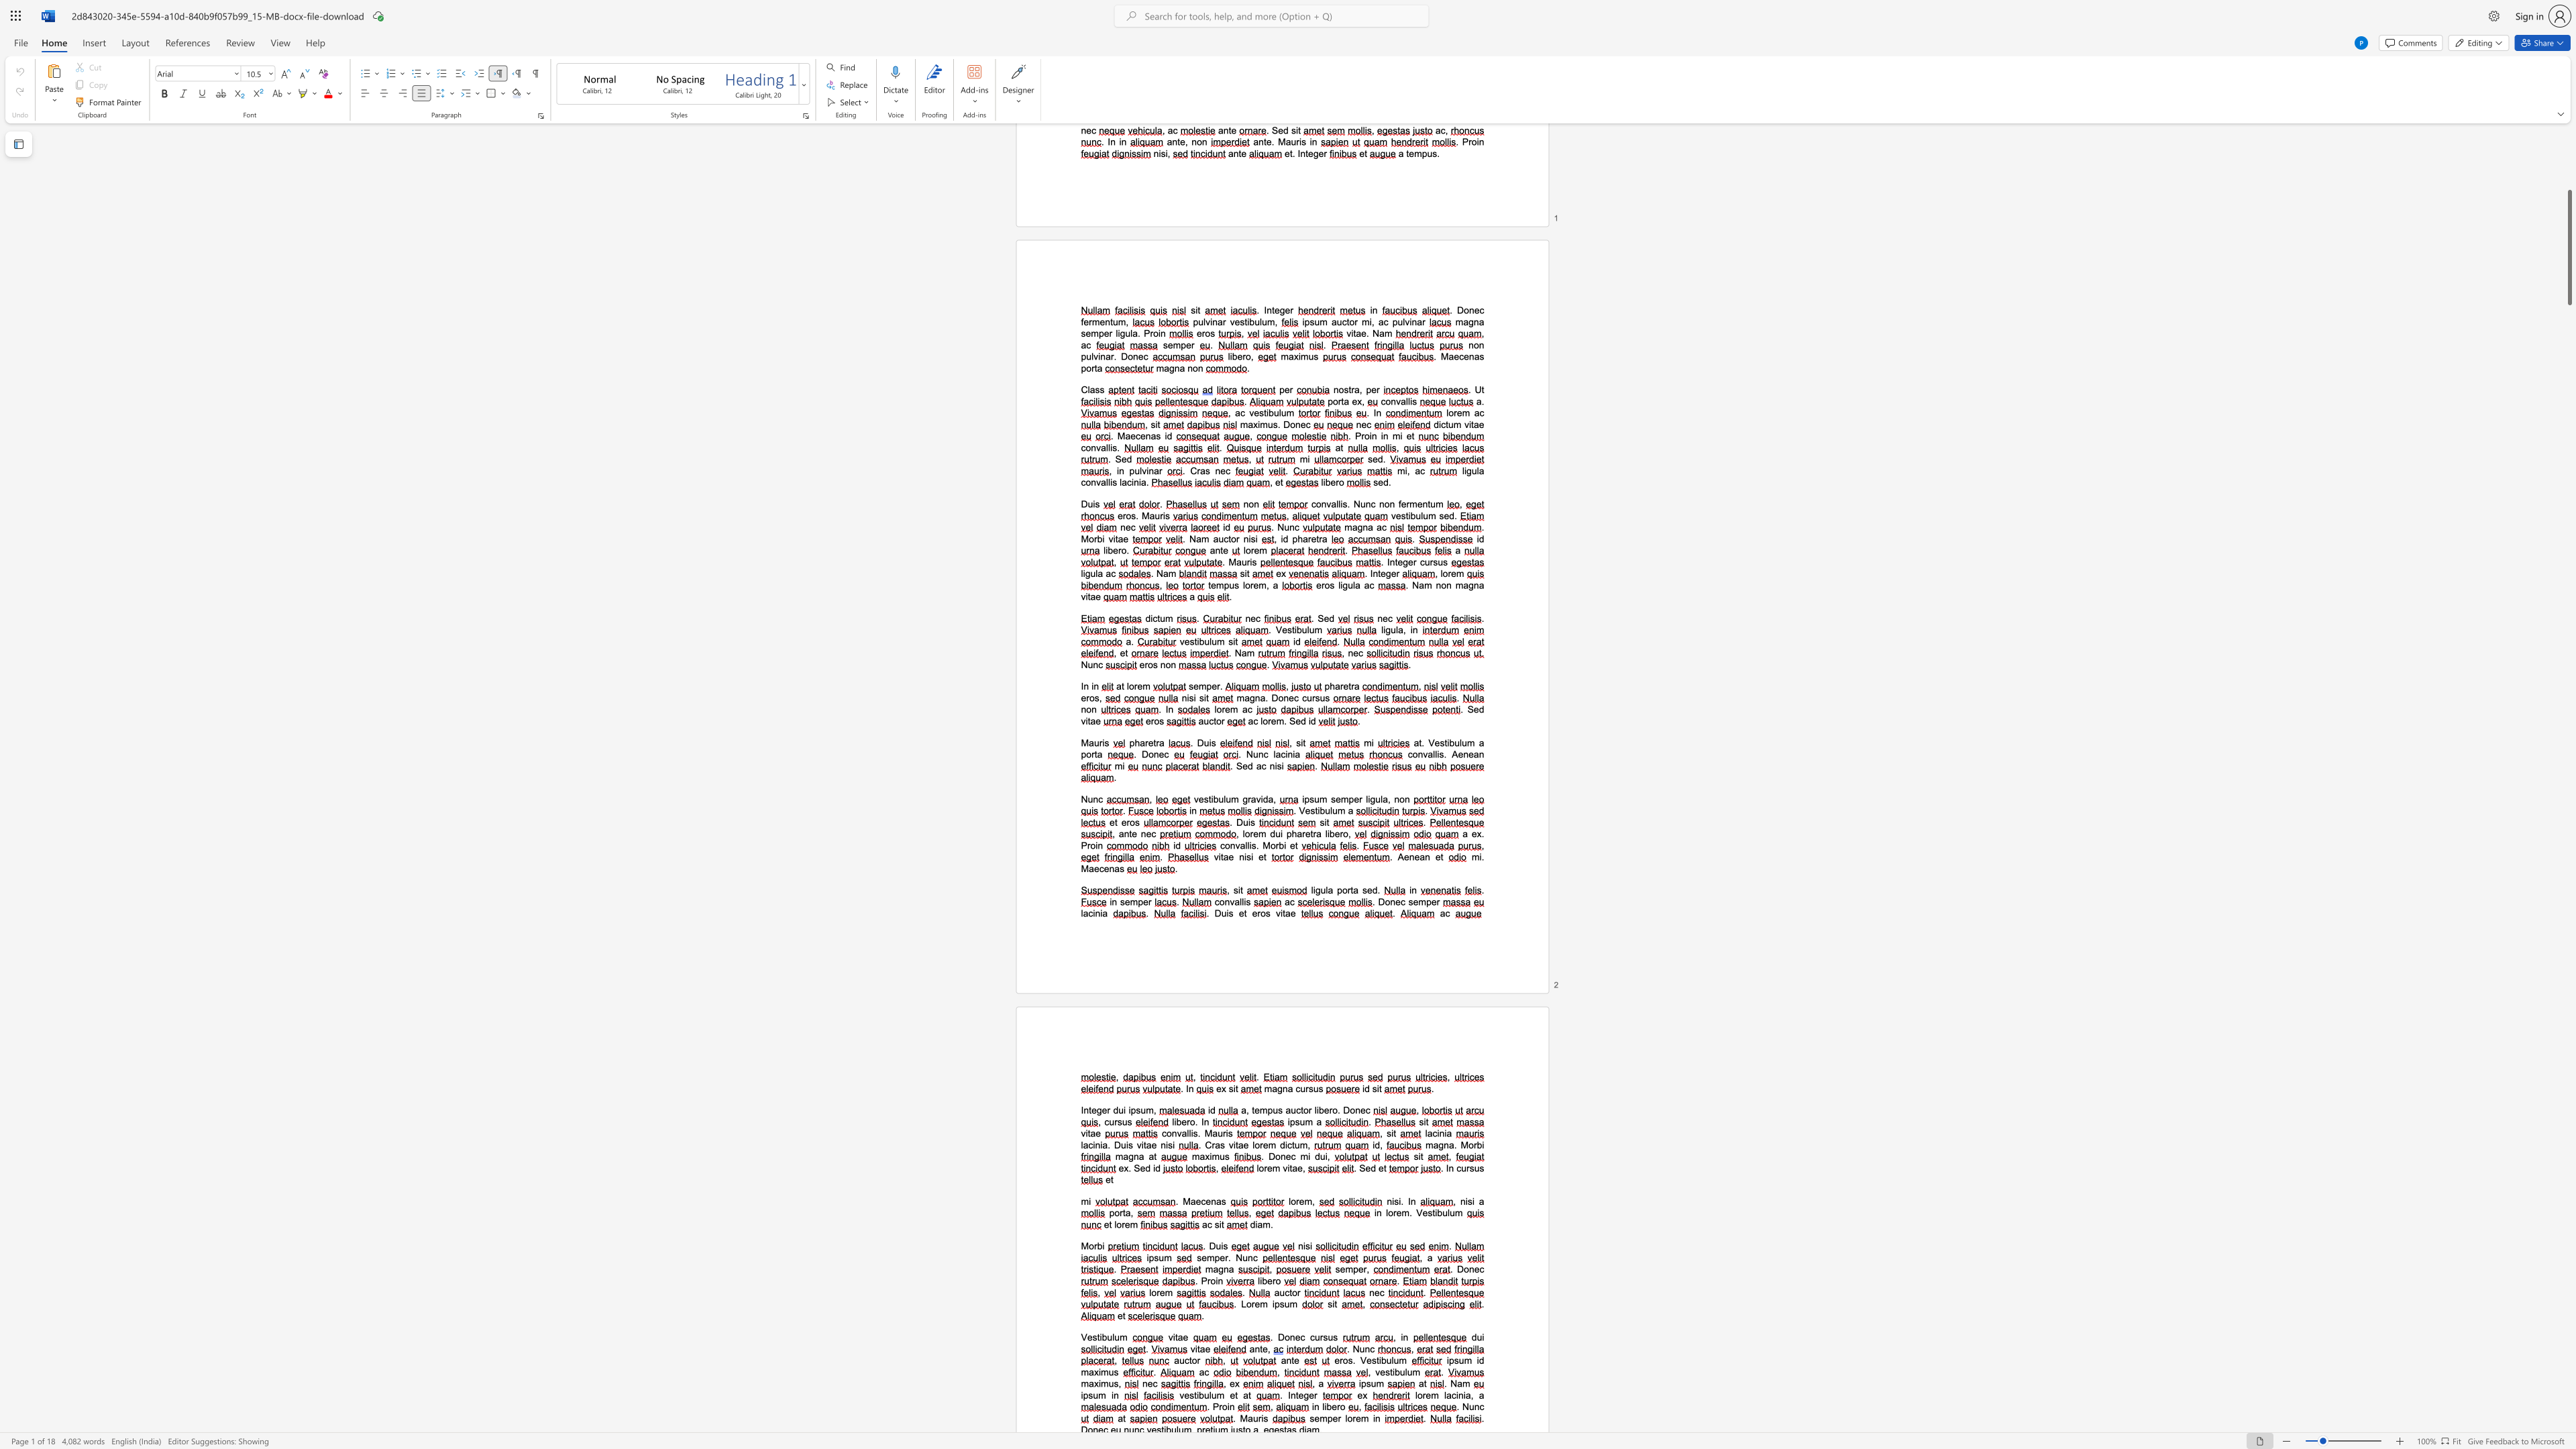 The height and width of the screenshot is (1449, 2576). Describe the element at coordinates (1150, 833) in the screenshot. I see `the space between the continuous character "e" and "c" in the text` at that location.